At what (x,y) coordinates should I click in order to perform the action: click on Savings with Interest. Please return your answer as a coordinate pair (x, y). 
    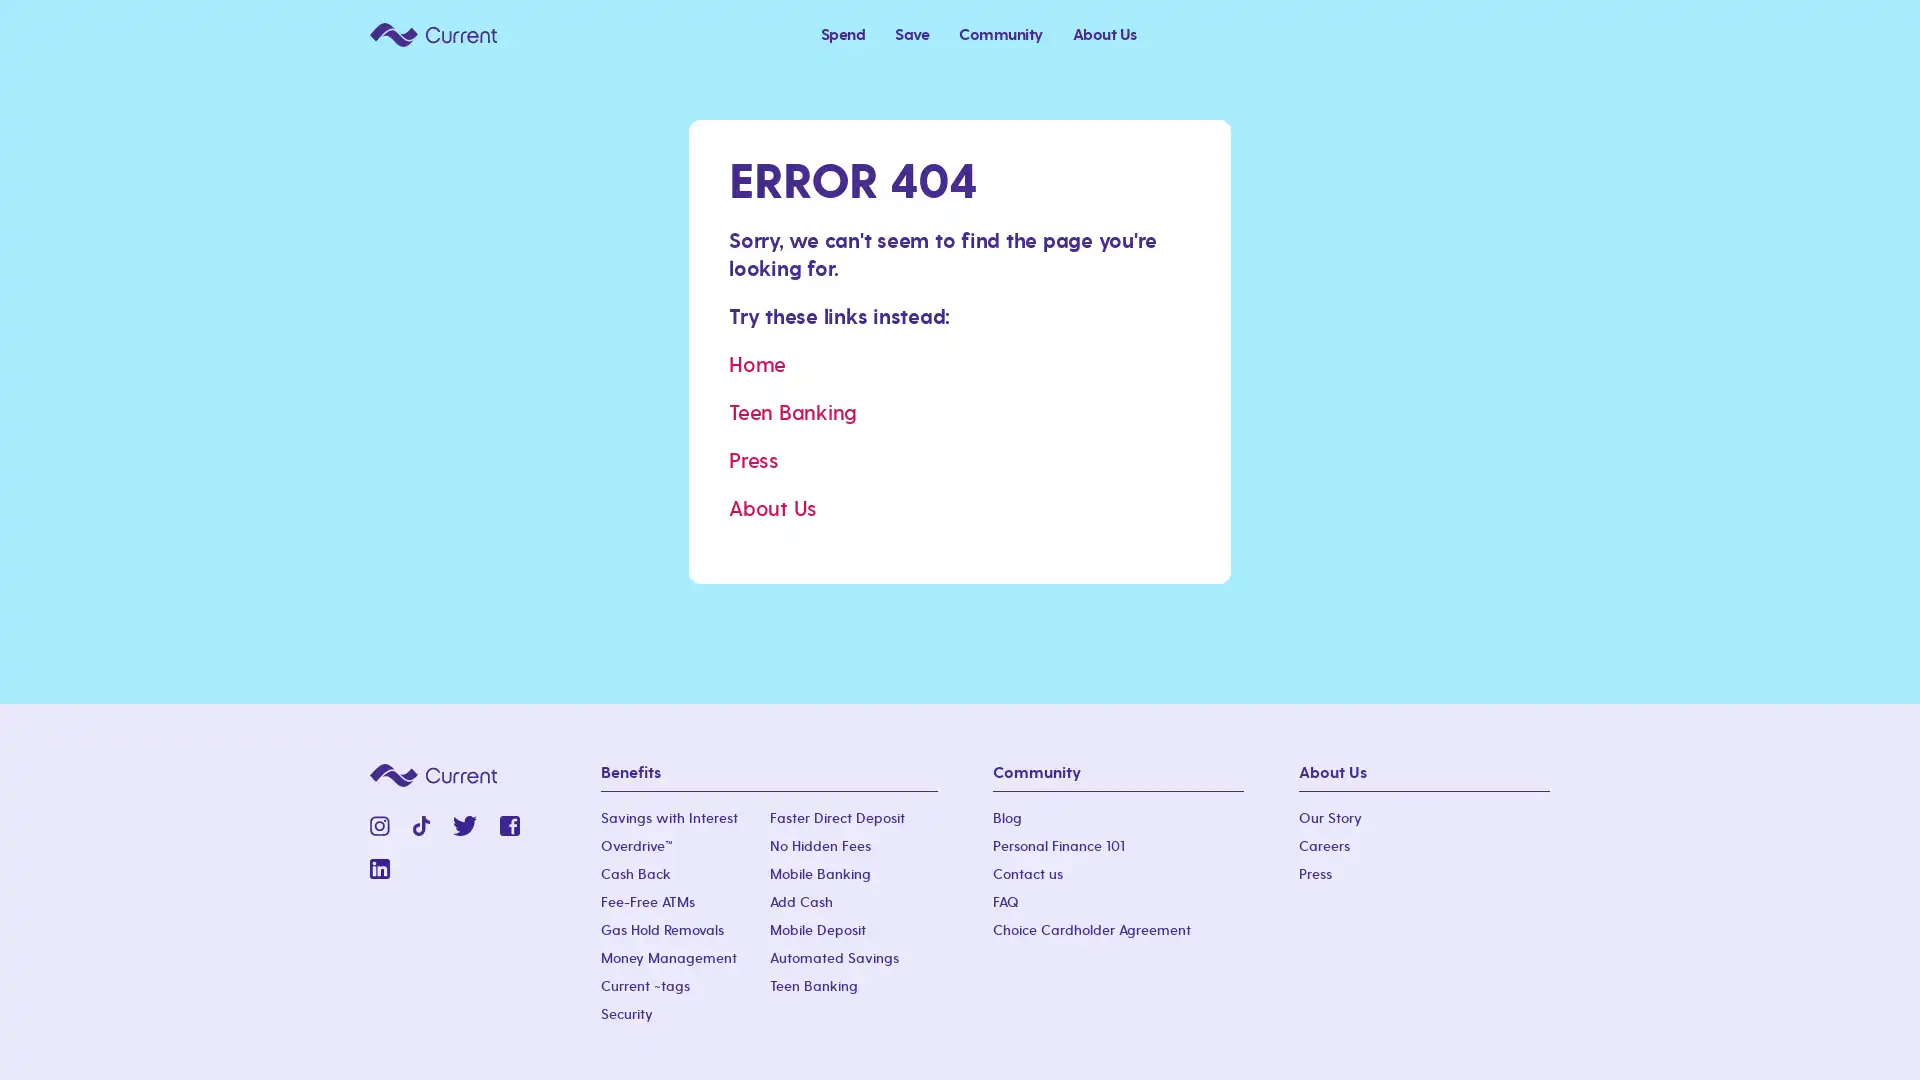
    Looking at the image, I should click on (669, 818).